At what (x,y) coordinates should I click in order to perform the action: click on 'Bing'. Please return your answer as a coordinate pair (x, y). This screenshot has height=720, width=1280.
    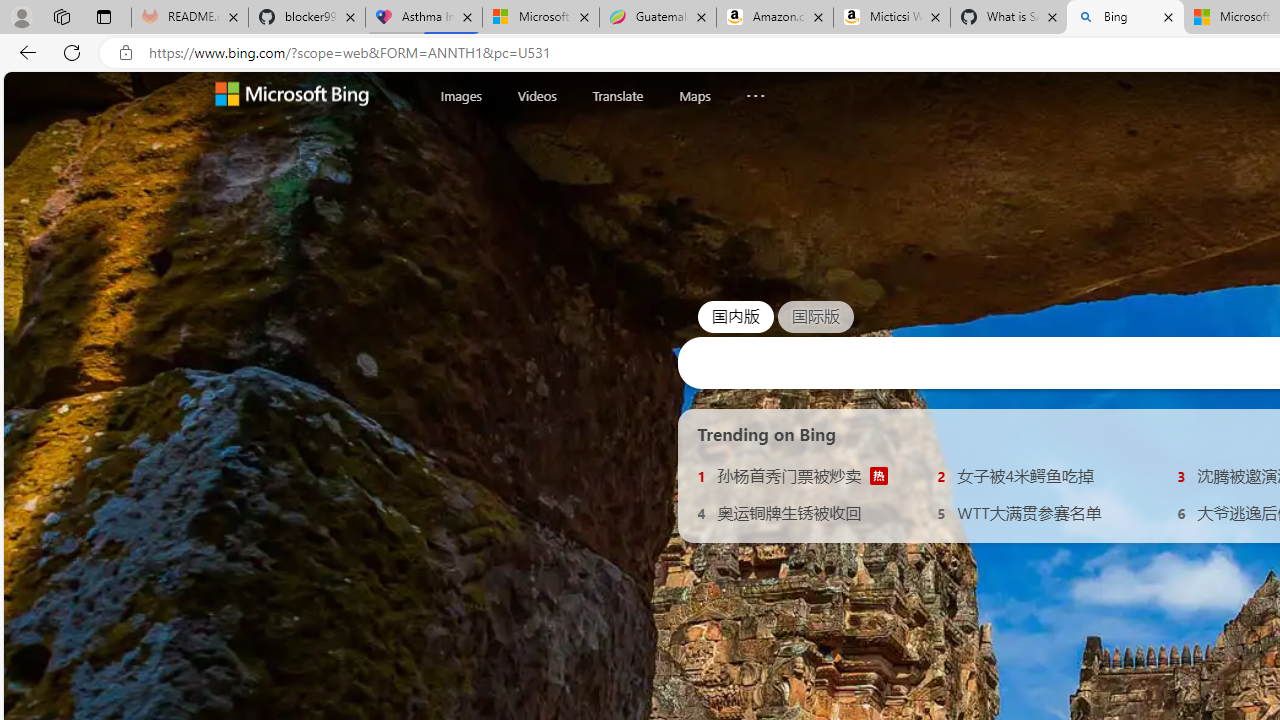
    Looking at the image, I should click on (1125, 17).